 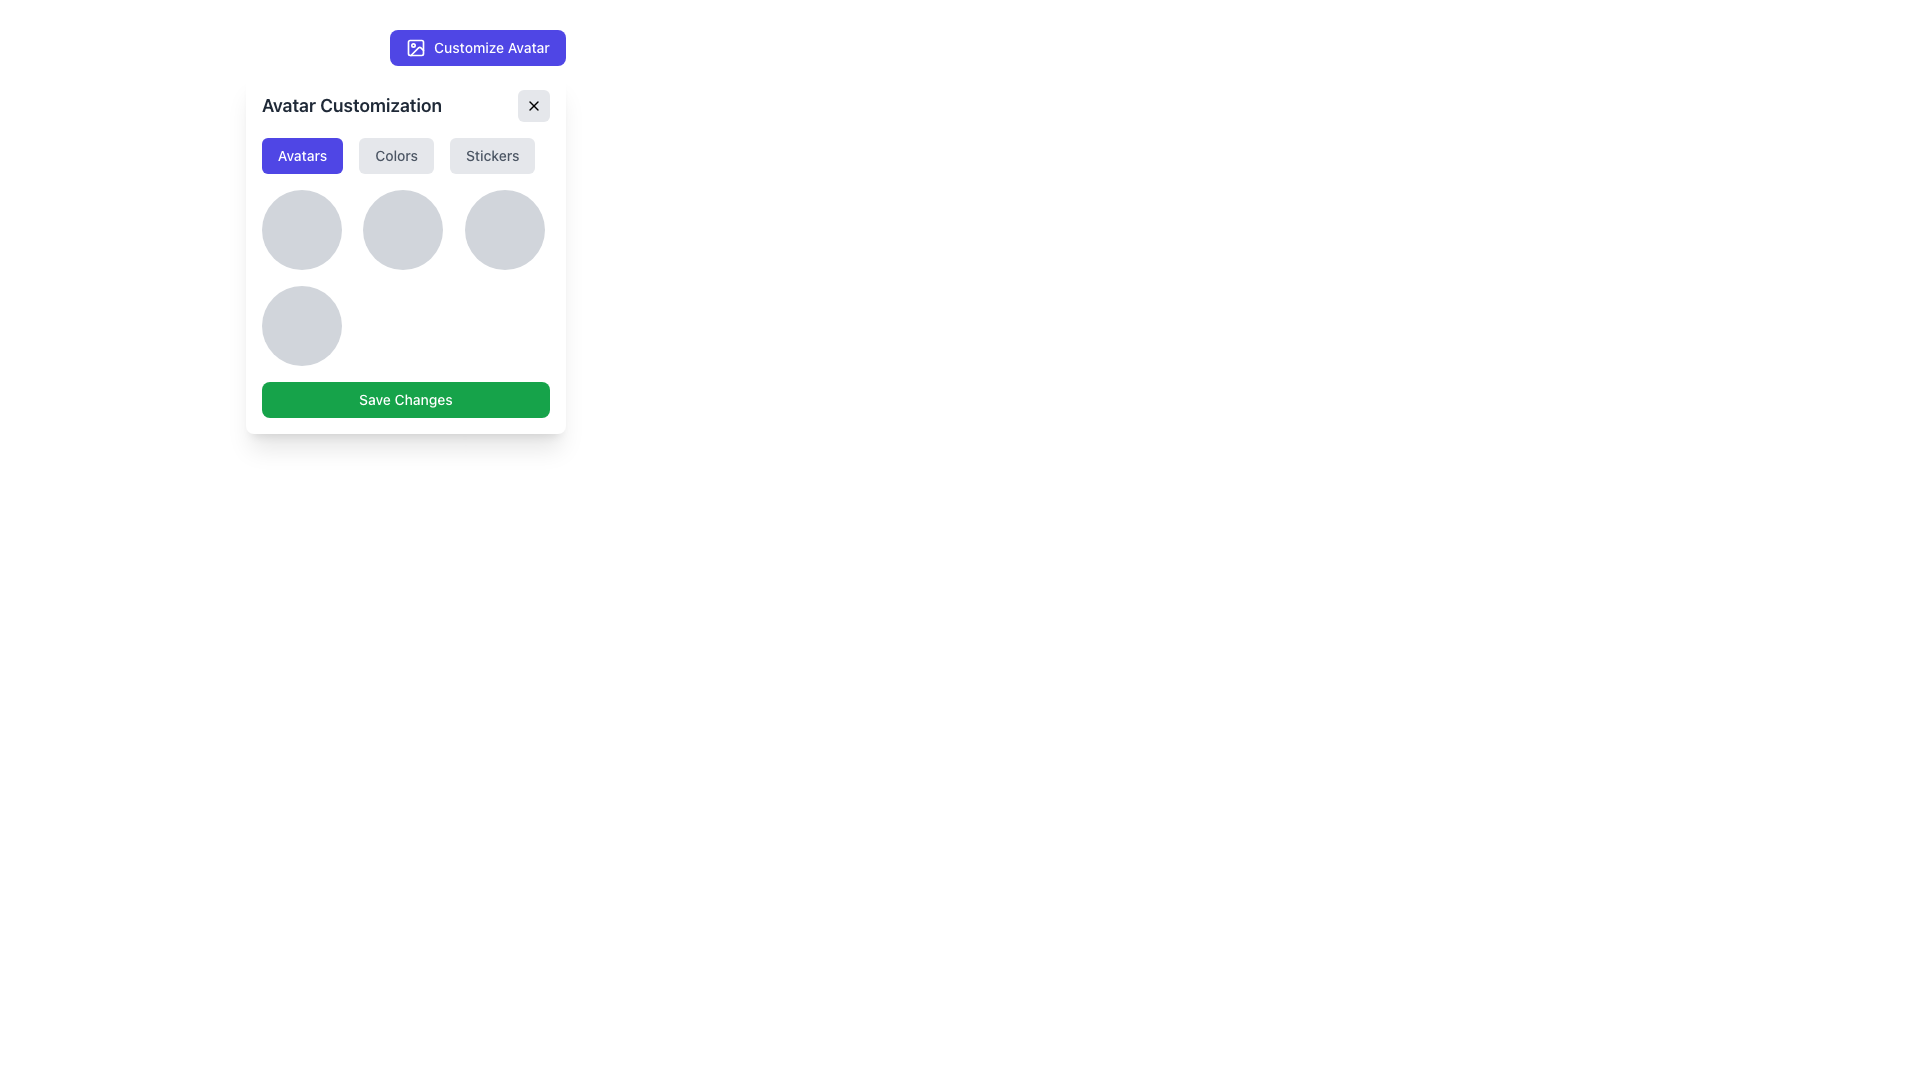 What do you see at coordinates (404, 400) in the screenshot?
I see `the green 'Save Changes' button located at the bottom-center of the 'Avatar Customization' section` at bounding box center [404, 400].